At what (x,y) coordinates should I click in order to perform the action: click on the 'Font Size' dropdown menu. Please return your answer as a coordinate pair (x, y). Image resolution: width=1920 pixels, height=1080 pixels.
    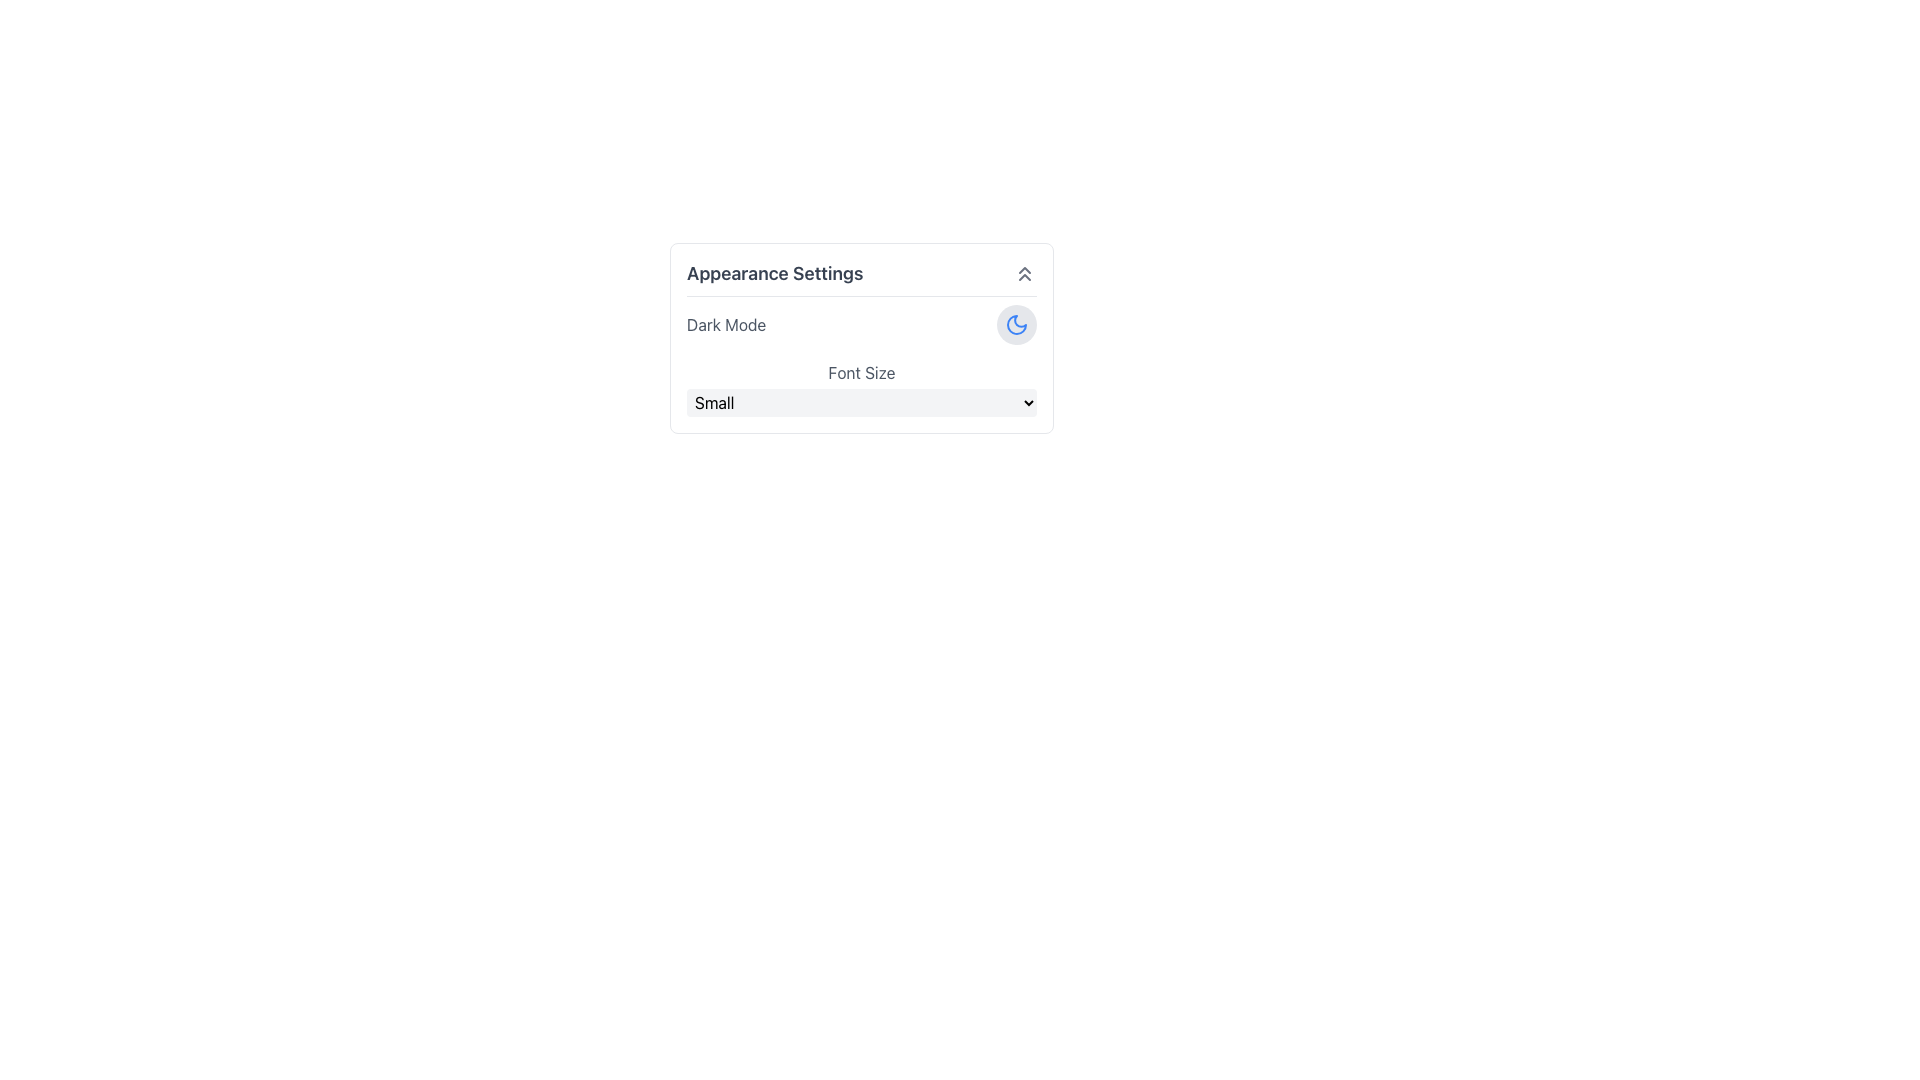
    Looking at the image, I should click on (862, 389).